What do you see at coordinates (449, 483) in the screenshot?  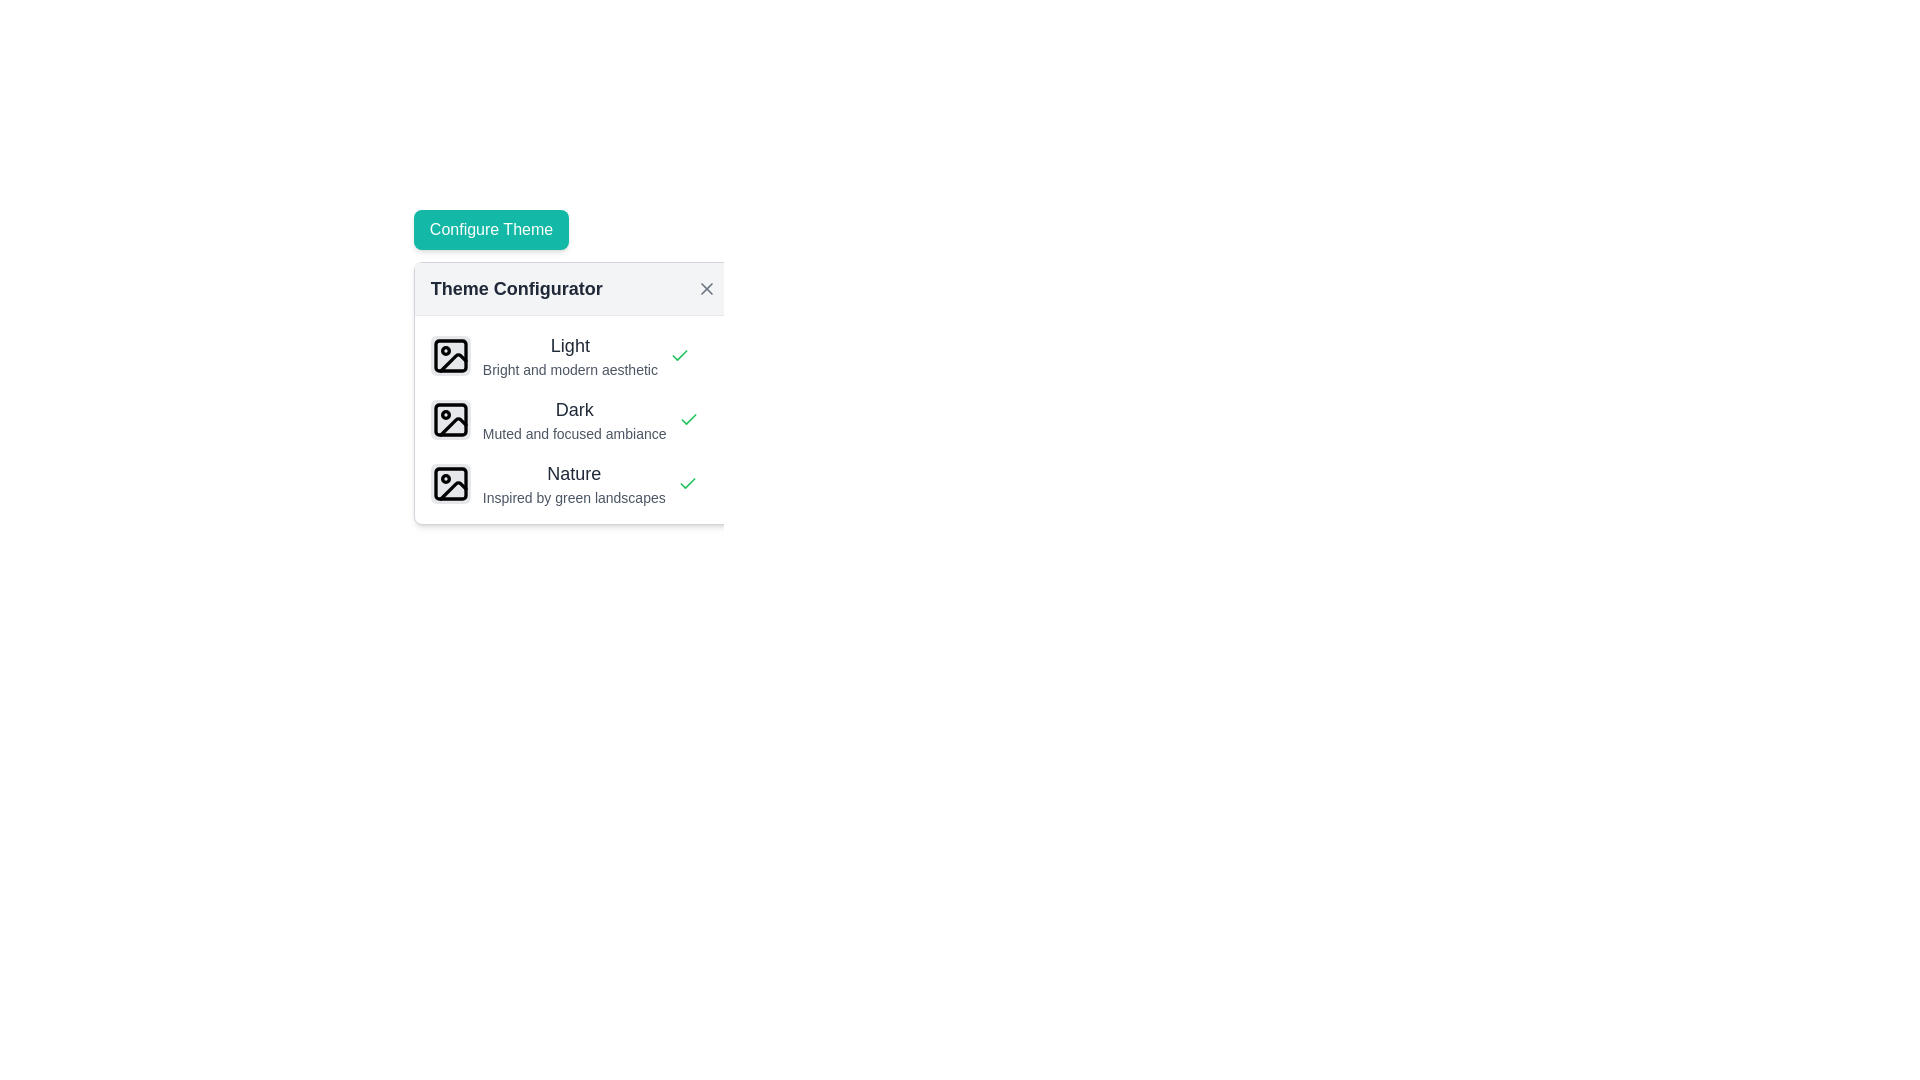 I see `the small rectangular icon with rounded corners that represents the 'Nature' theme in the 'Theme Configurator' panel` at bounding box center [449, 483].